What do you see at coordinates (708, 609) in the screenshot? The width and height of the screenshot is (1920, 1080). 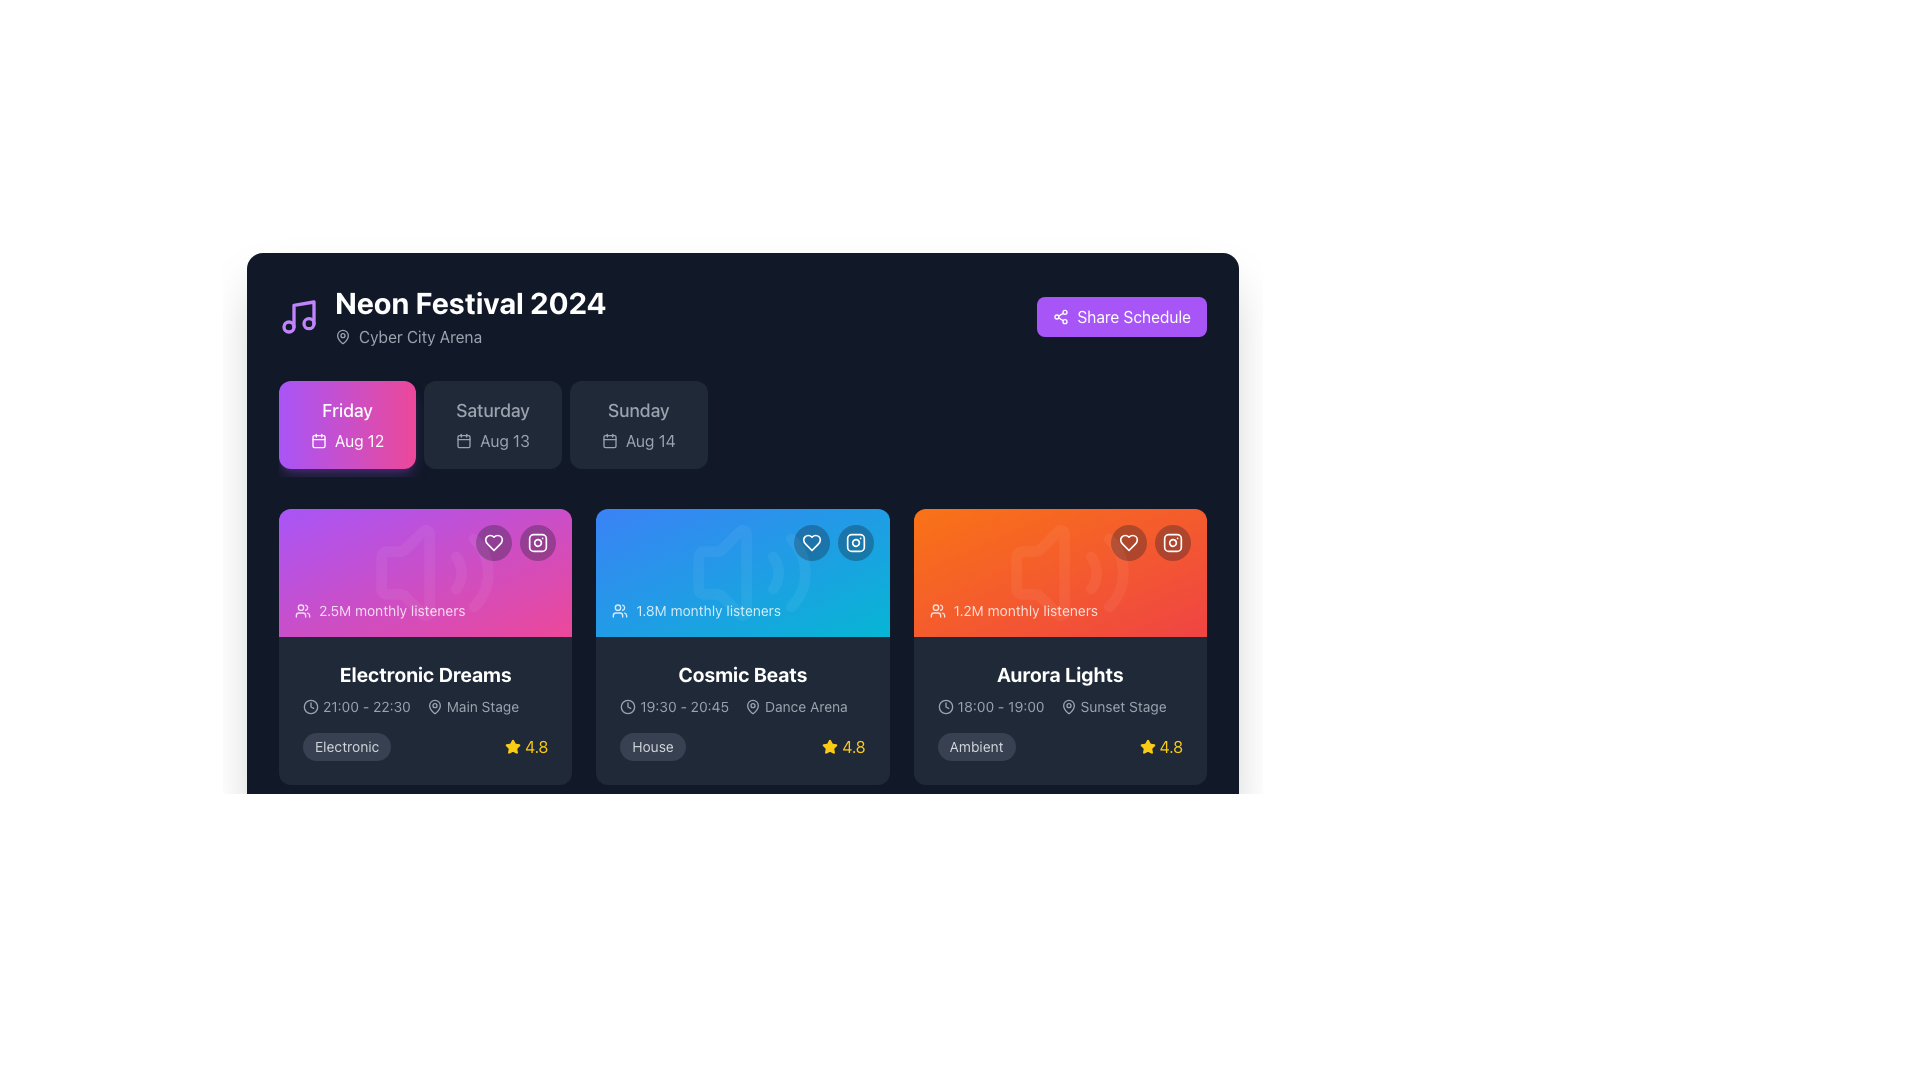 I see `the text label displaying the number of monthly listeners for the 'Cosmic Beats' event` at bounding box center [708, 609].